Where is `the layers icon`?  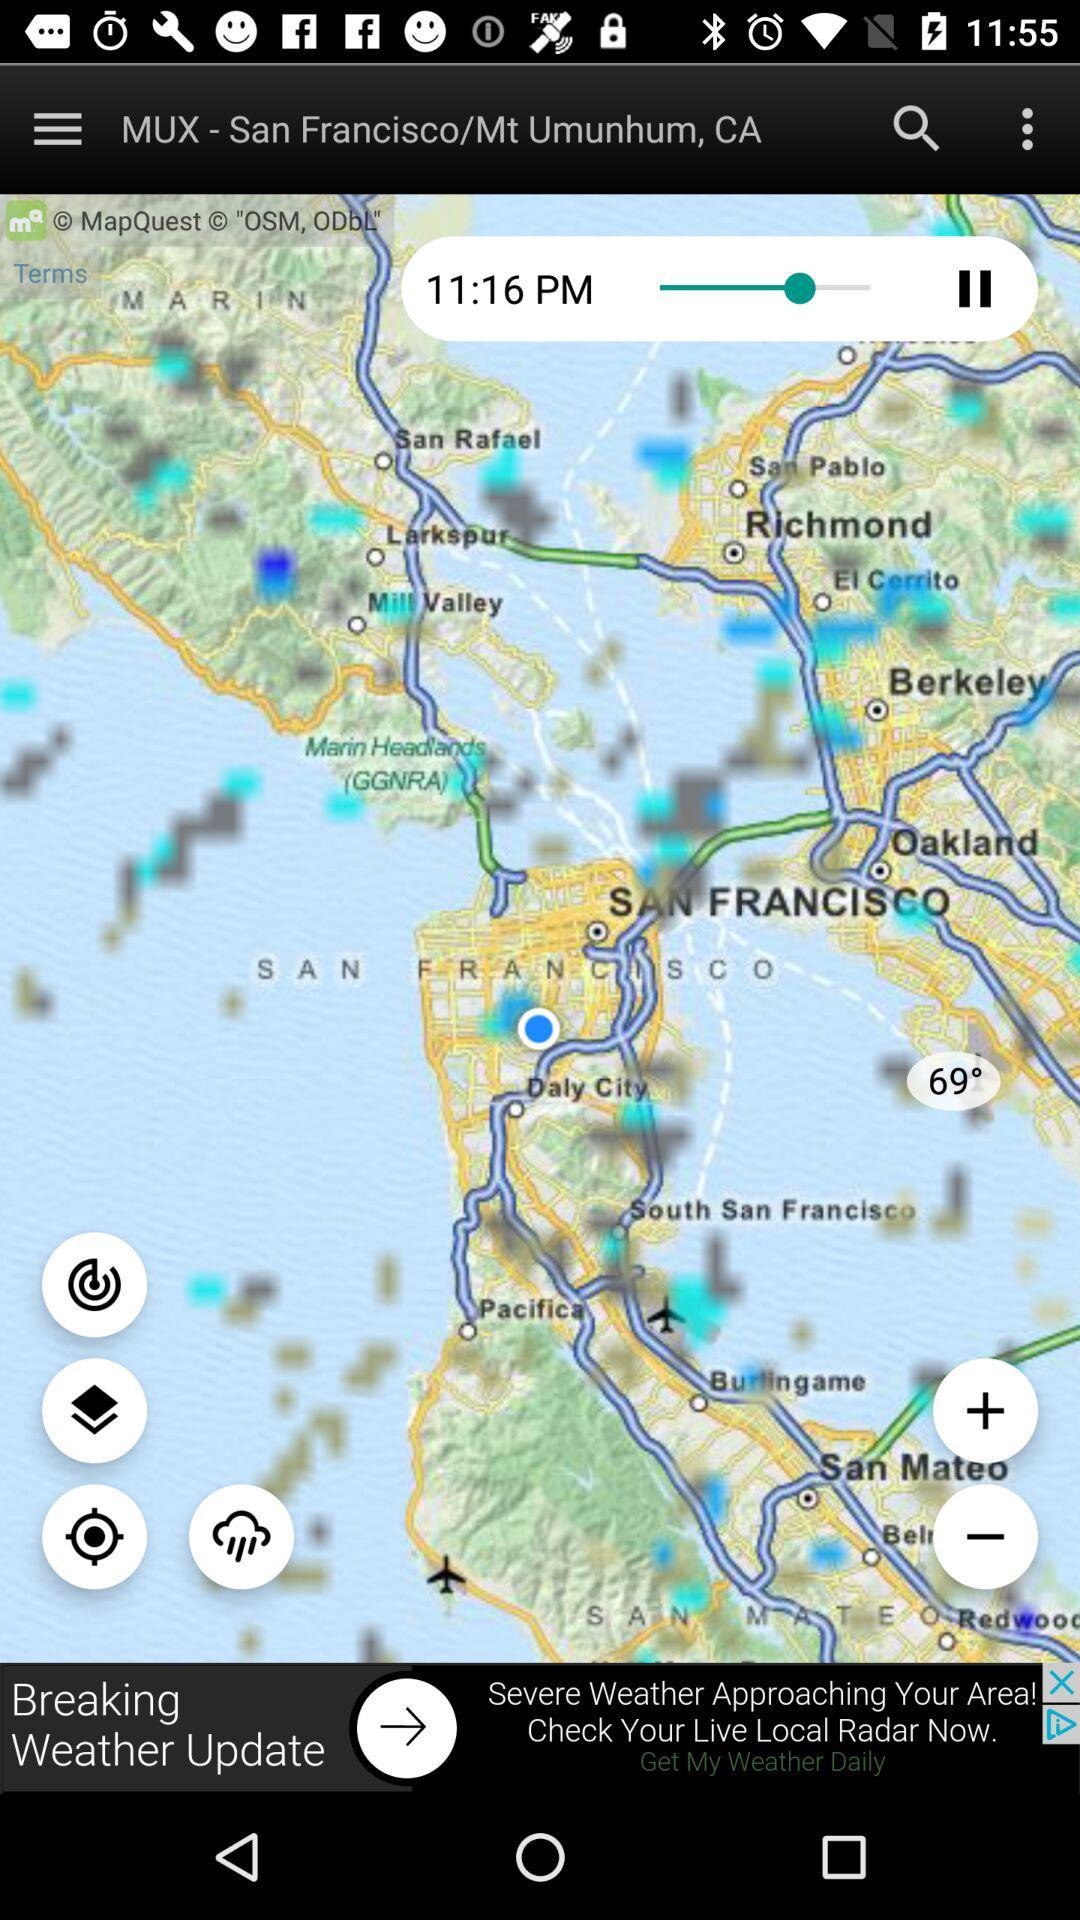 the layers icon is located at coordinates (94, 1409).